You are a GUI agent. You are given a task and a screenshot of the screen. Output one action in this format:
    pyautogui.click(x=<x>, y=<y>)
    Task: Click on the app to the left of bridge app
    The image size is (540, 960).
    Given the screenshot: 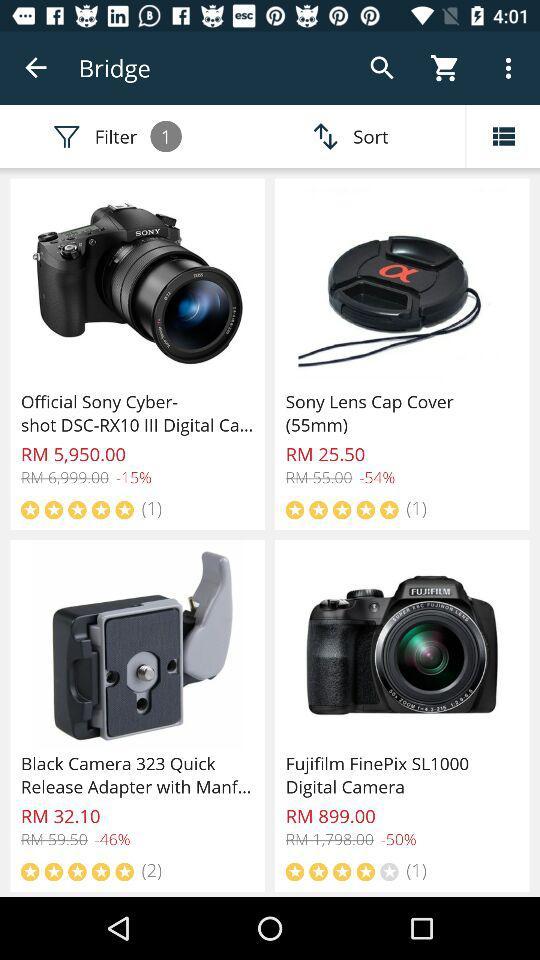 What is the action you would take?
    pyautogui.click(x=36, y=68)
    